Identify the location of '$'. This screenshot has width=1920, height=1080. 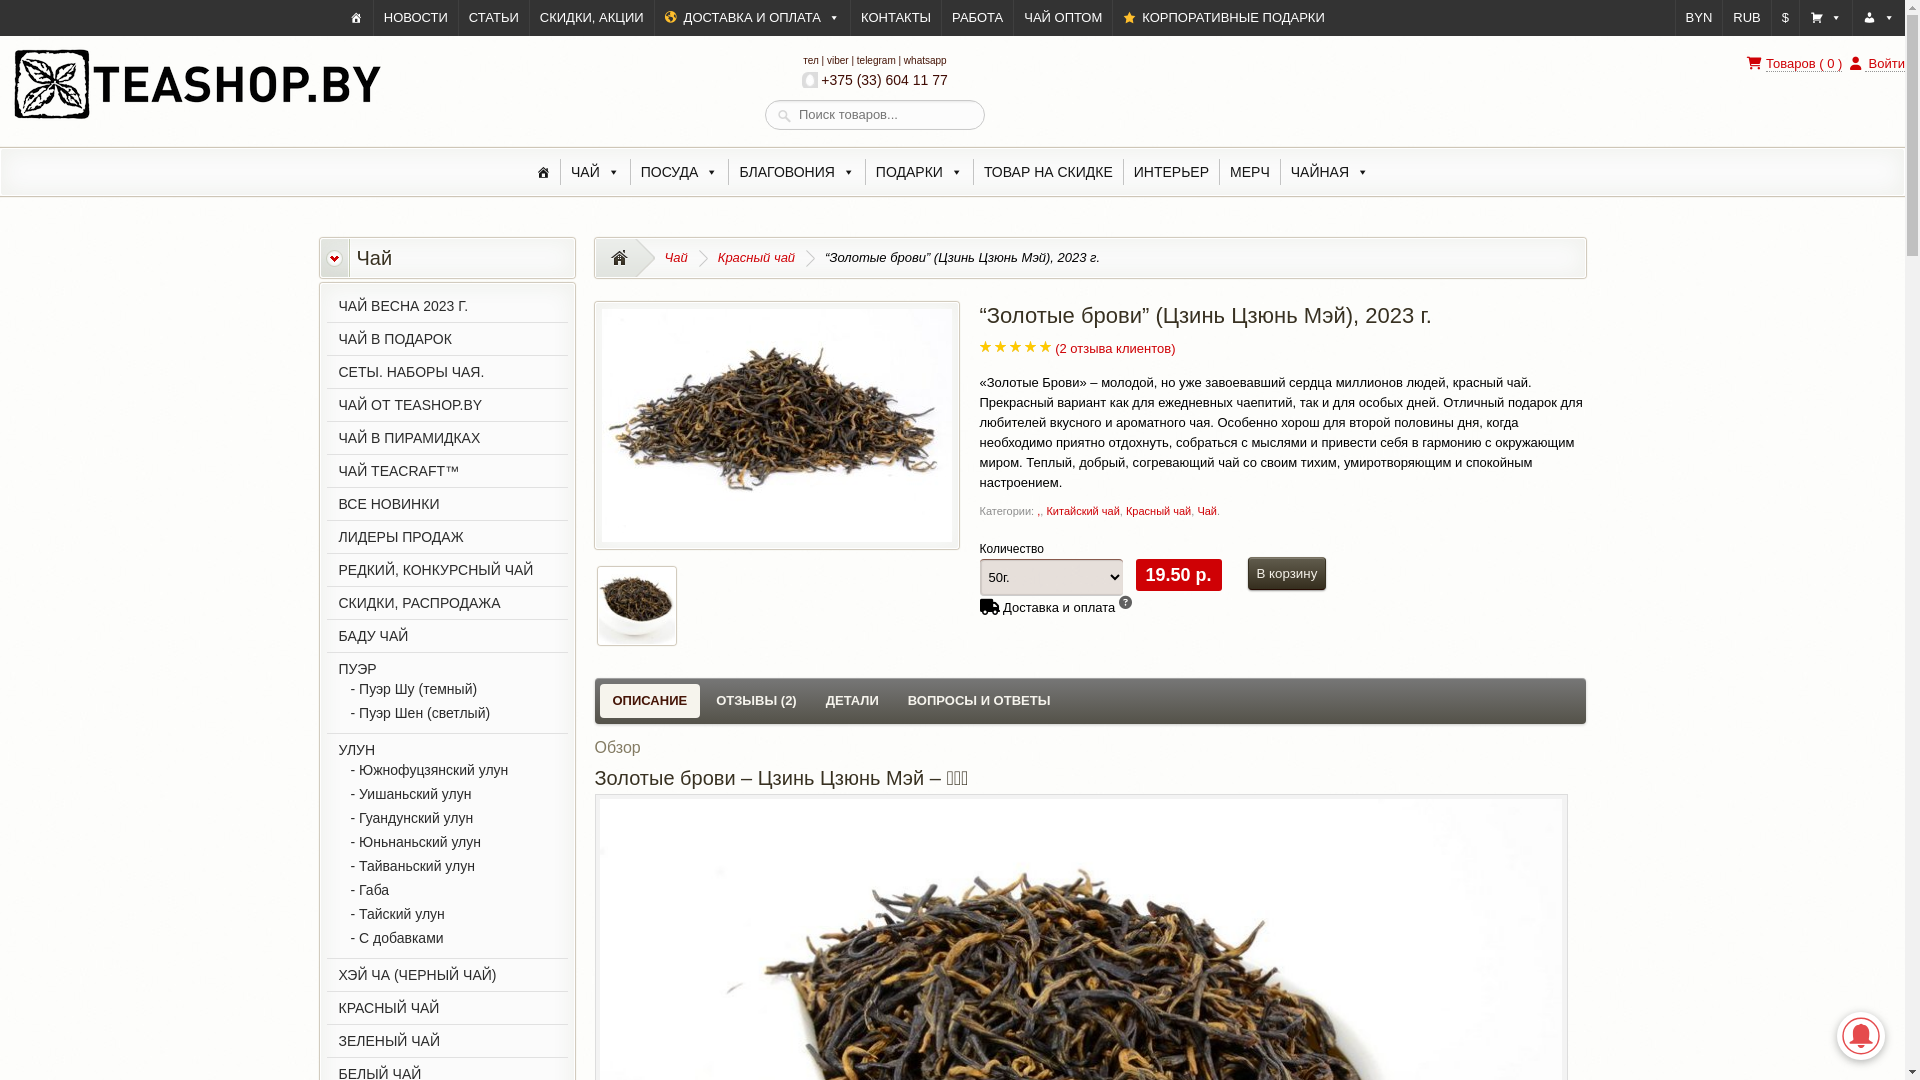
(1785, 18).